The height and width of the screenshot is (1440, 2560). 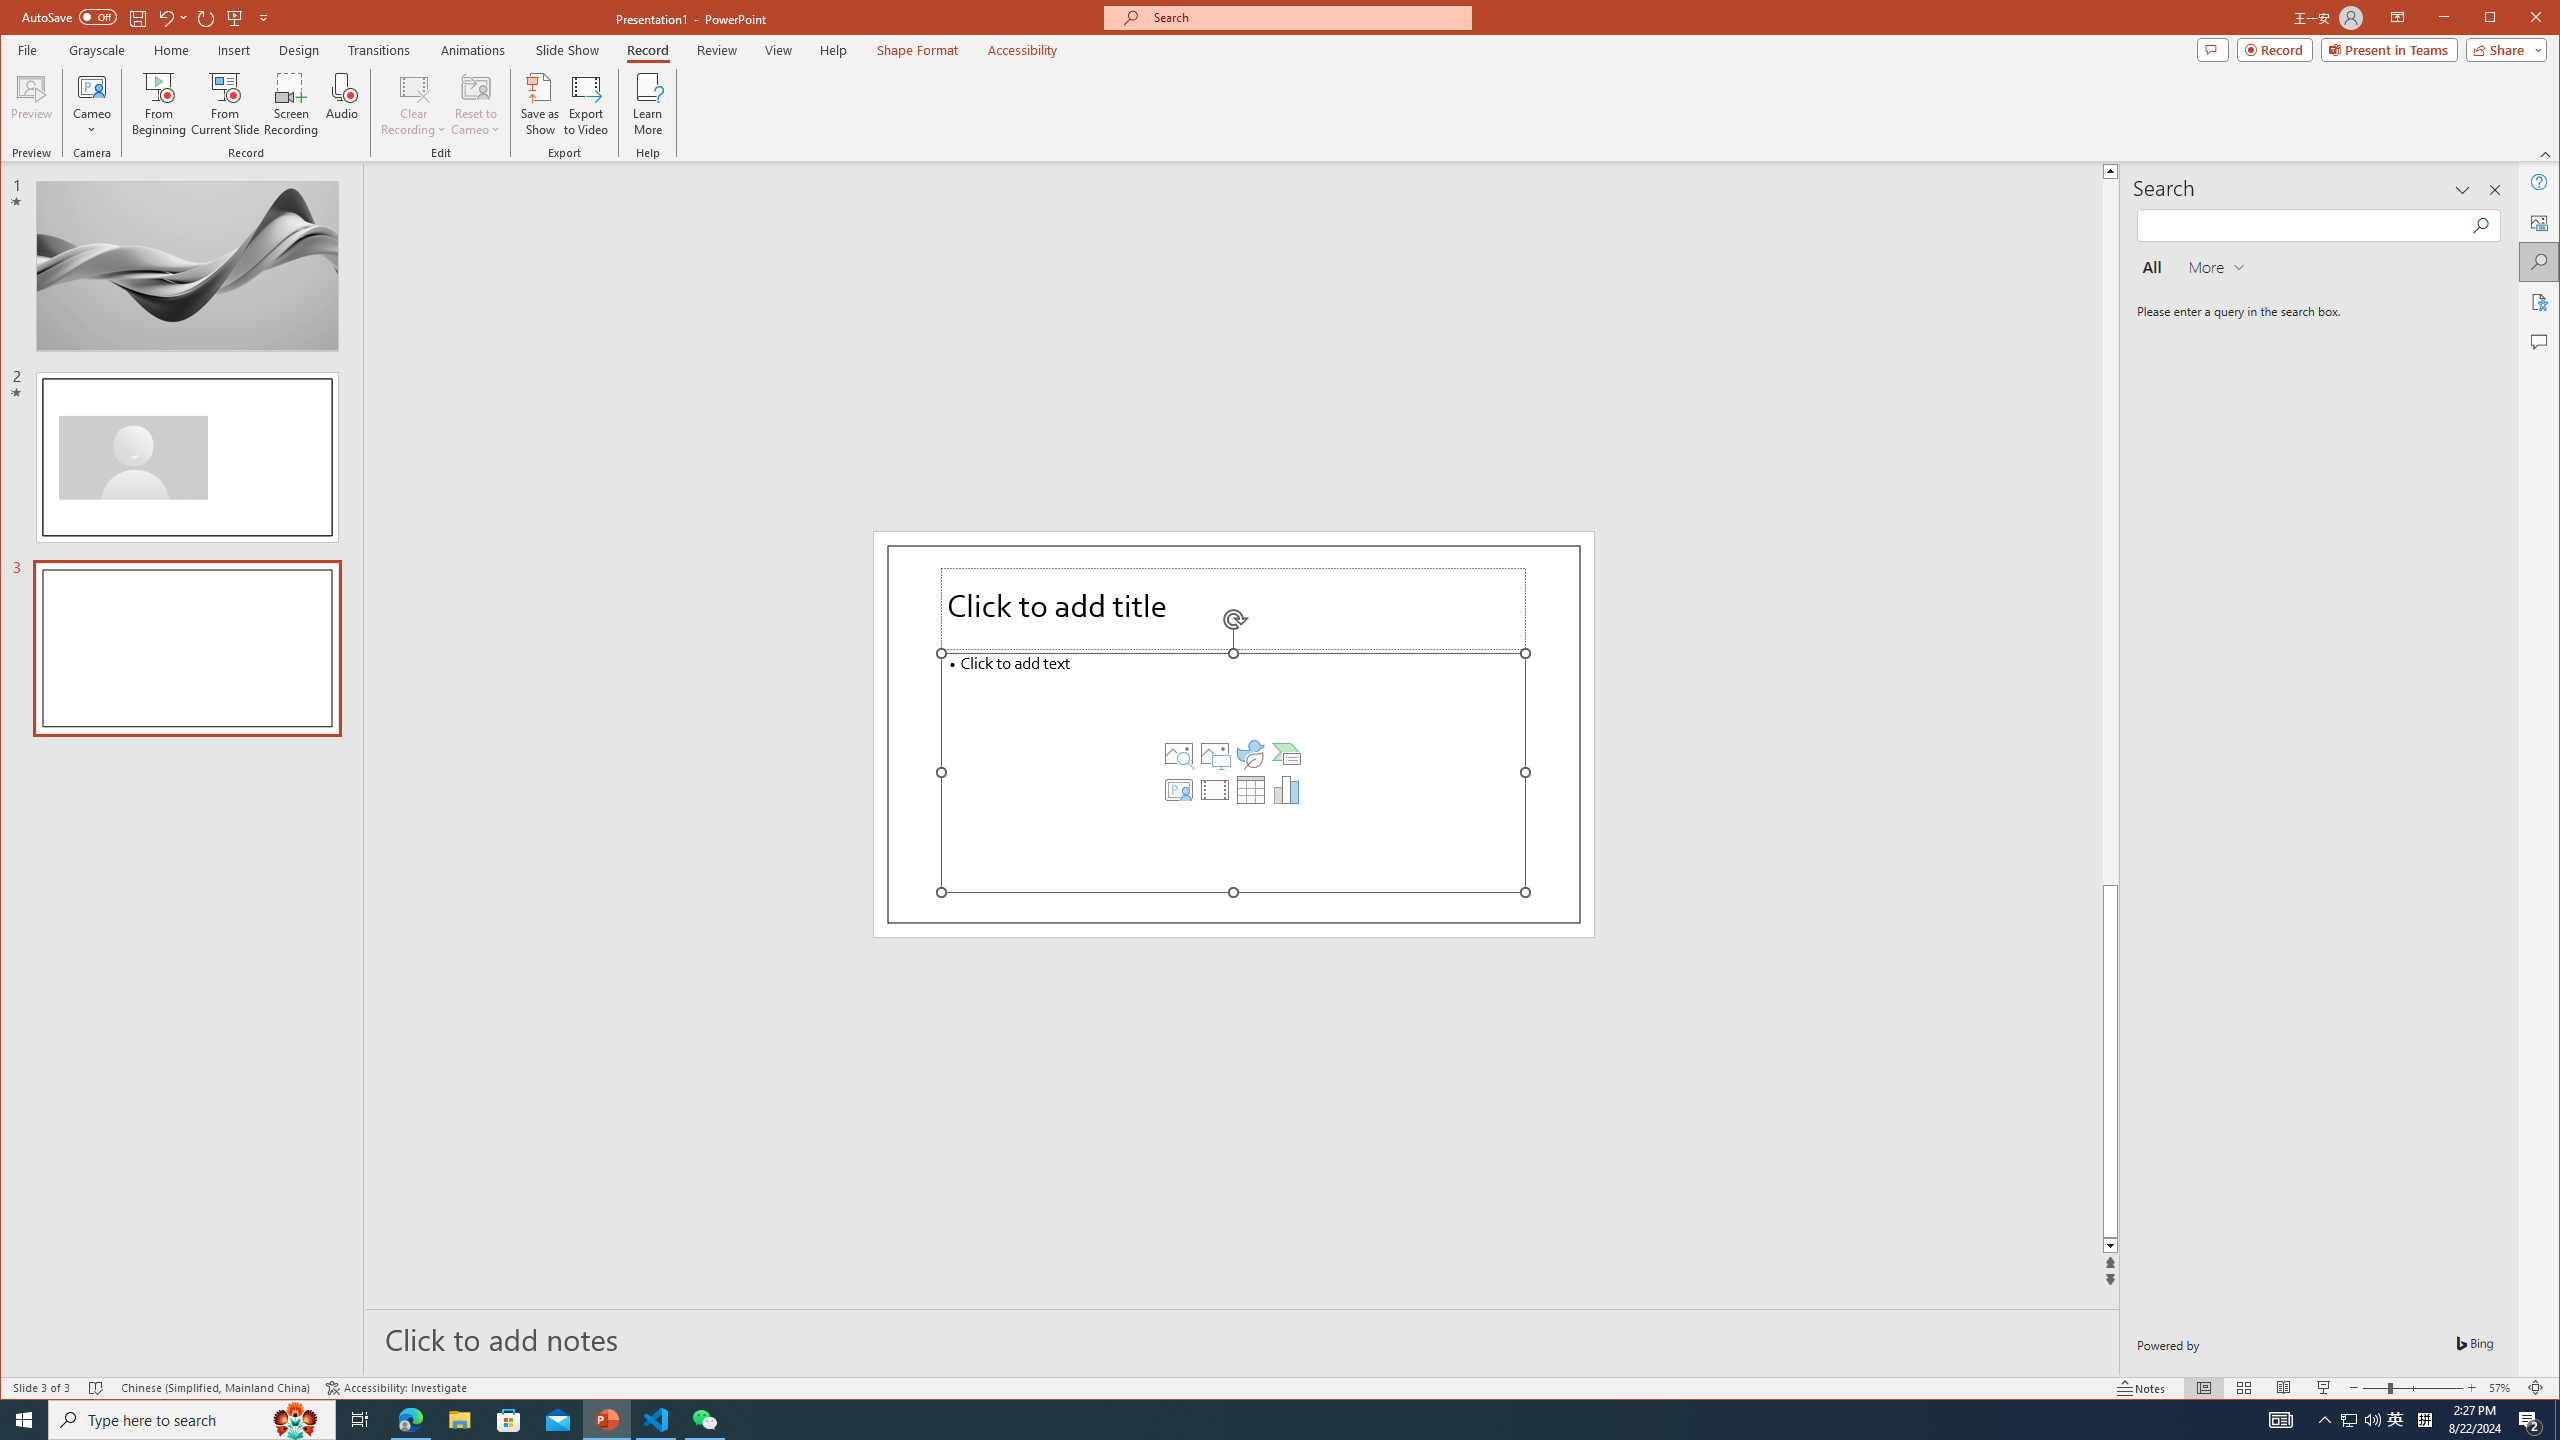 What do you see at coordinates (705, 1418) in the screenshot?
I see `'WeChat - 1 running window'` at bounding box center [705, 1418].